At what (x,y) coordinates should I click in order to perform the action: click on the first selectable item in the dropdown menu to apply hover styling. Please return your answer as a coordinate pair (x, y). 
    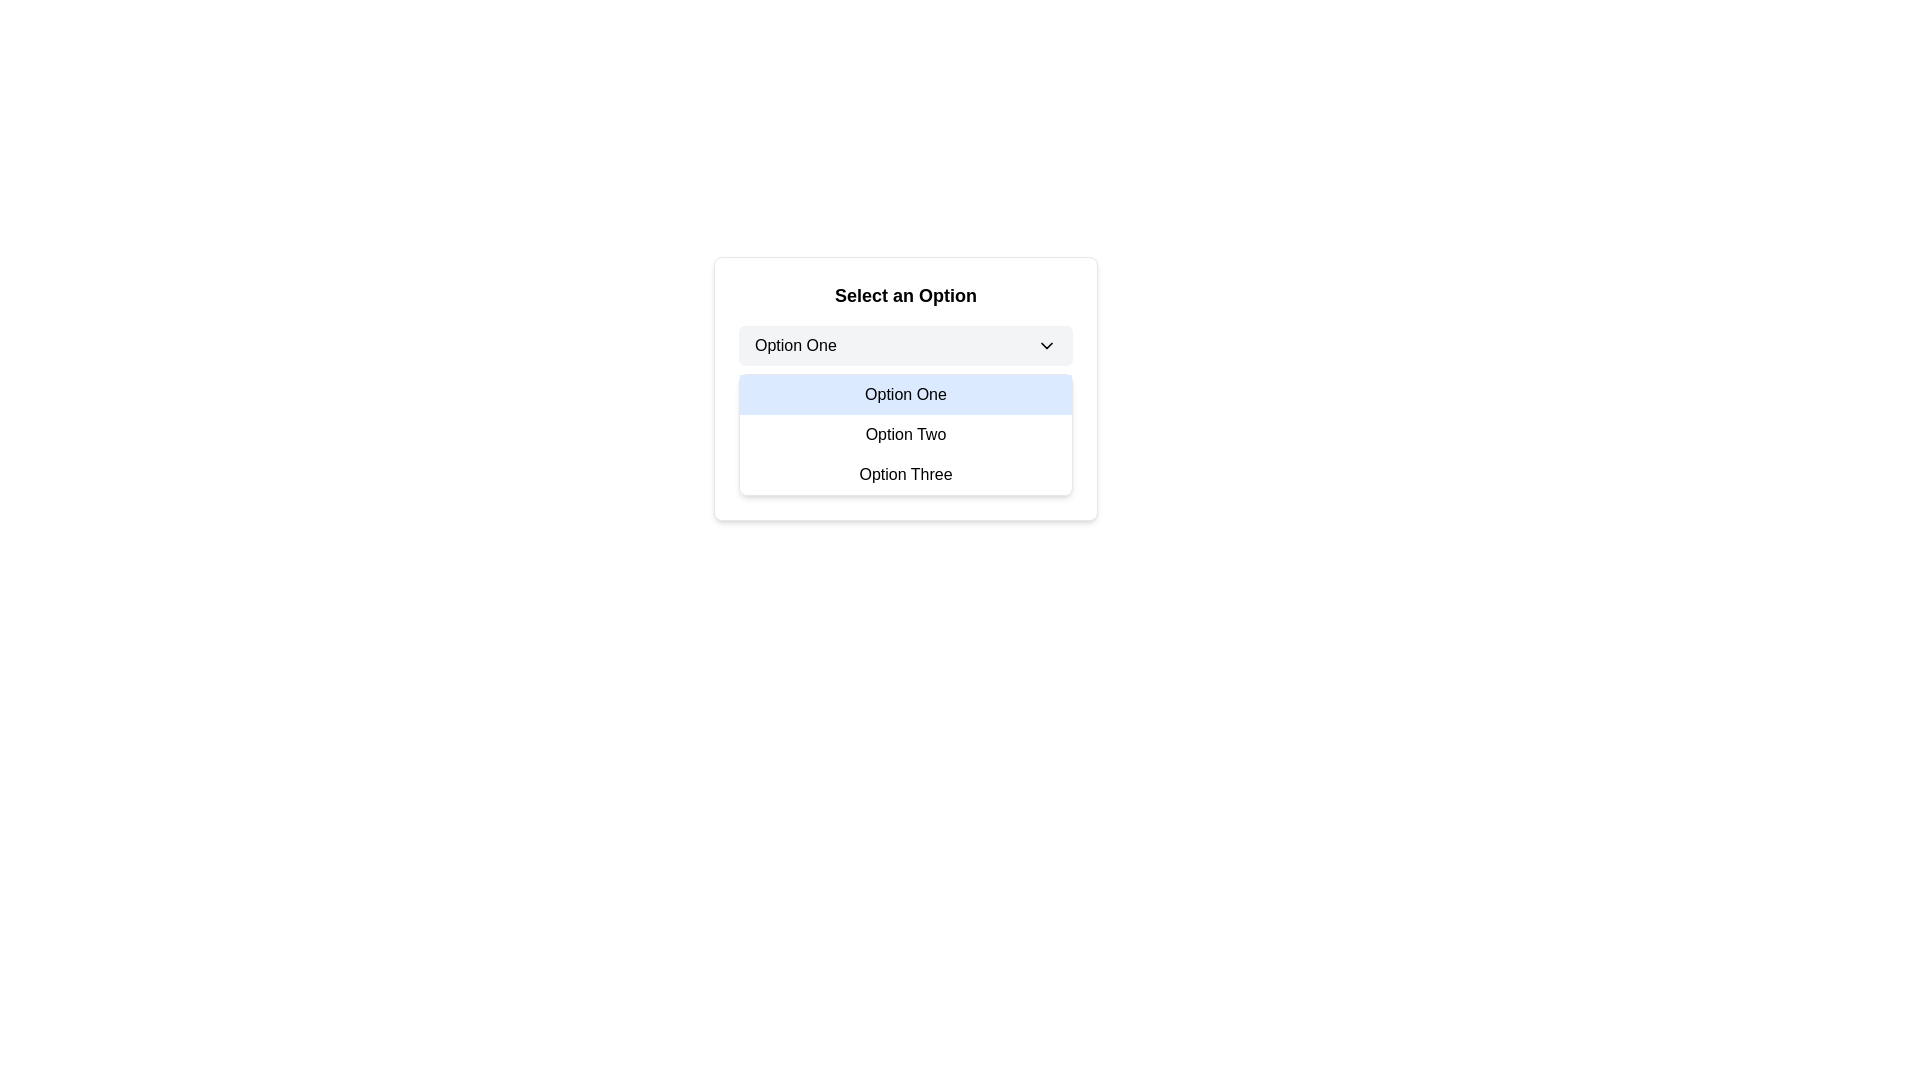
    Looking at the image, I should click on (905, 394).